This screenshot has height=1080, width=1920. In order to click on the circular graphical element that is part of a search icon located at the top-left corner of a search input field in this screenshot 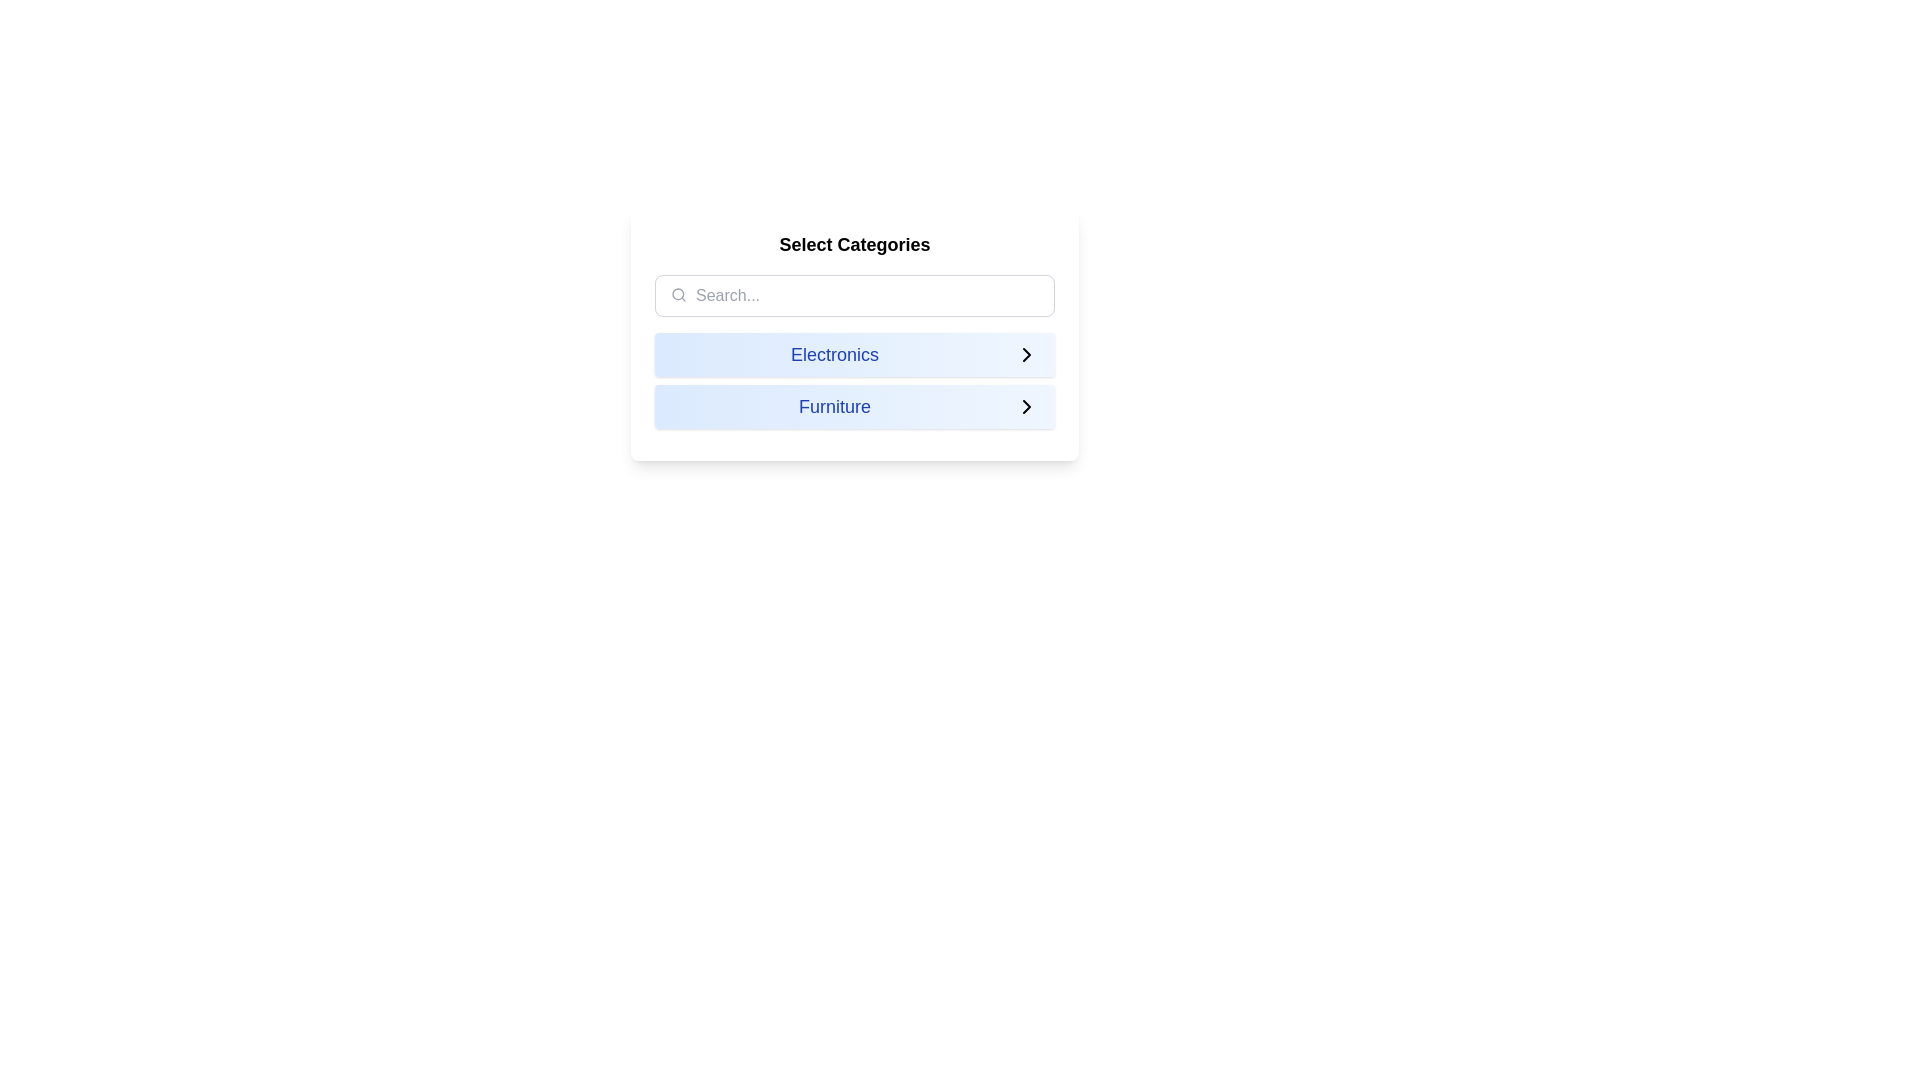, I will do `click(678, 294)`.